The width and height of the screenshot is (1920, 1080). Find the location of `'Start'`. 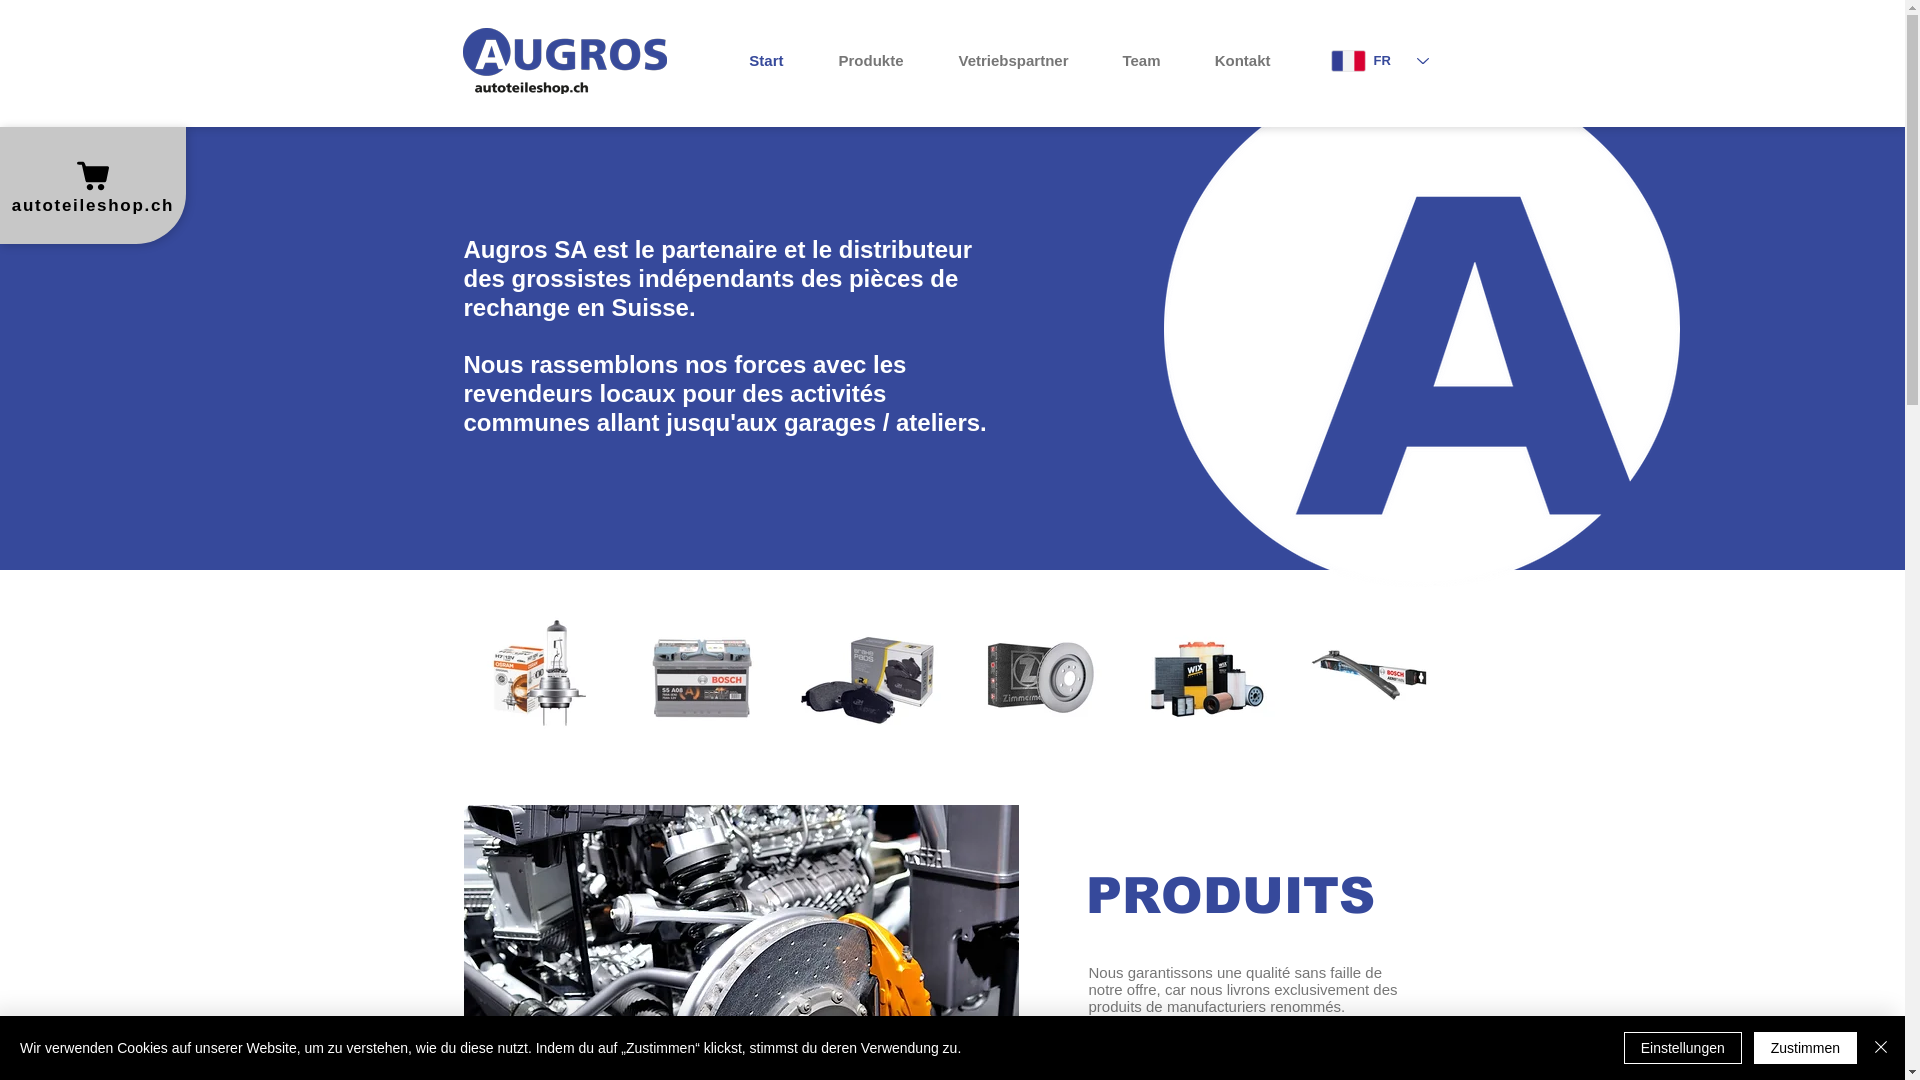

'Start' is located at coordinates (710, 60).